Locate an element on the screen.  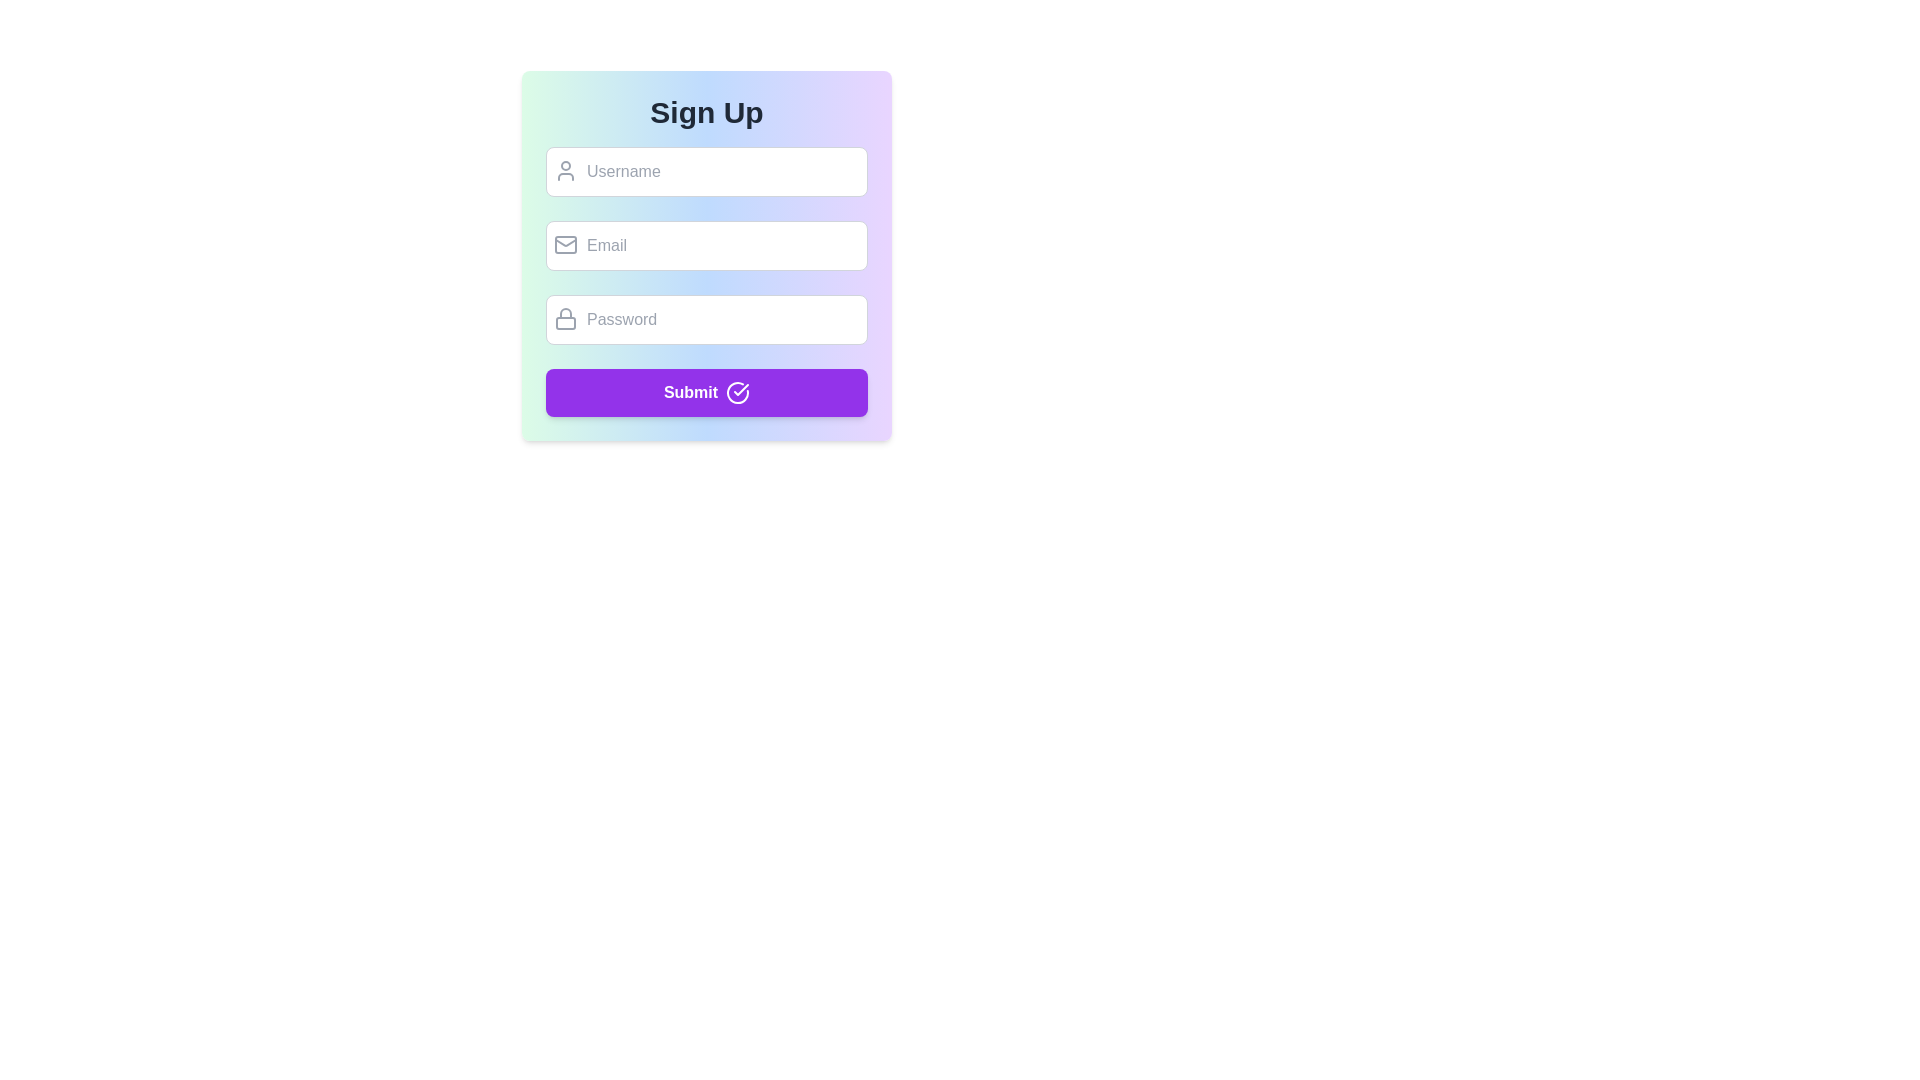
the minimalist outline mail icon located to the left of the email input field in the sign-up form is located at coordinates (565, 244).